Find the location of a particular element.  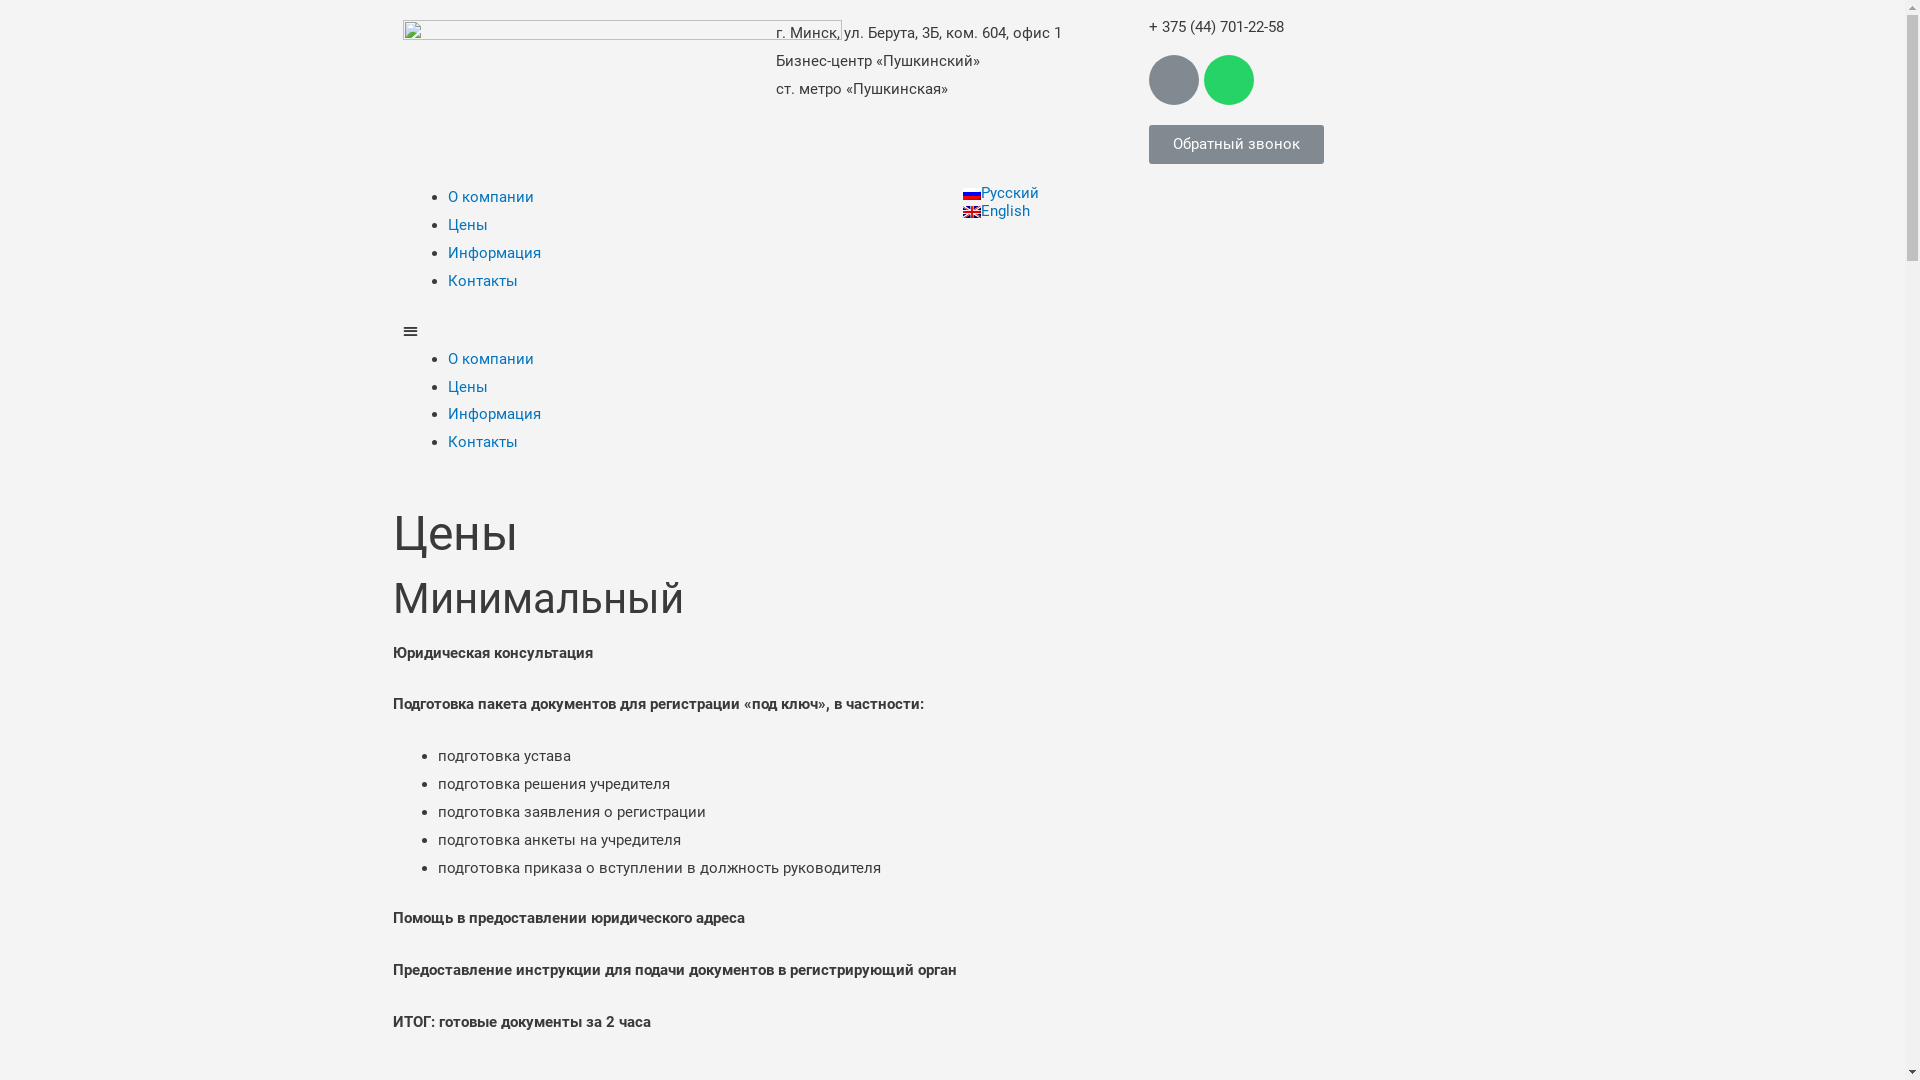

'English' is located at coordinates (961, 211).